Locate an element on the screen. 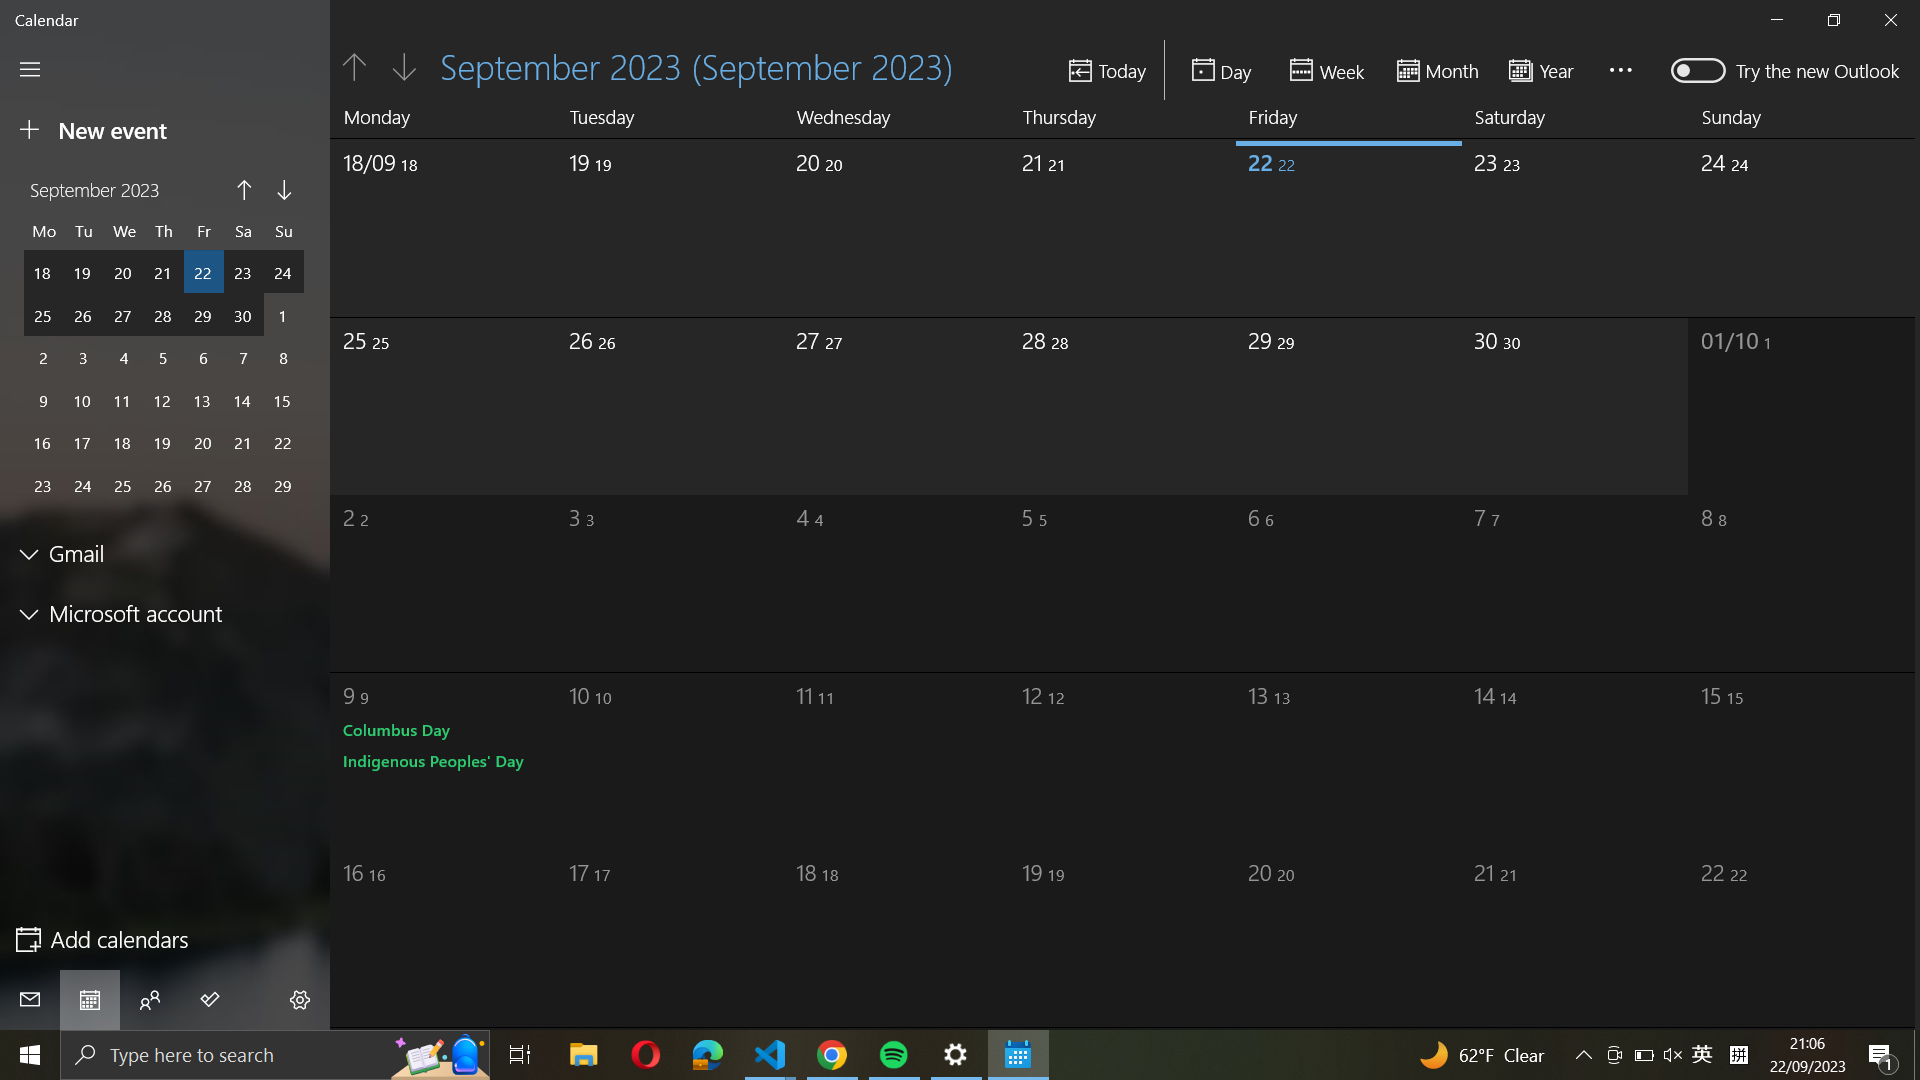 This screenshot has height=1080, width=1920. the date 10/13 is located at coordinates (1320, 753).